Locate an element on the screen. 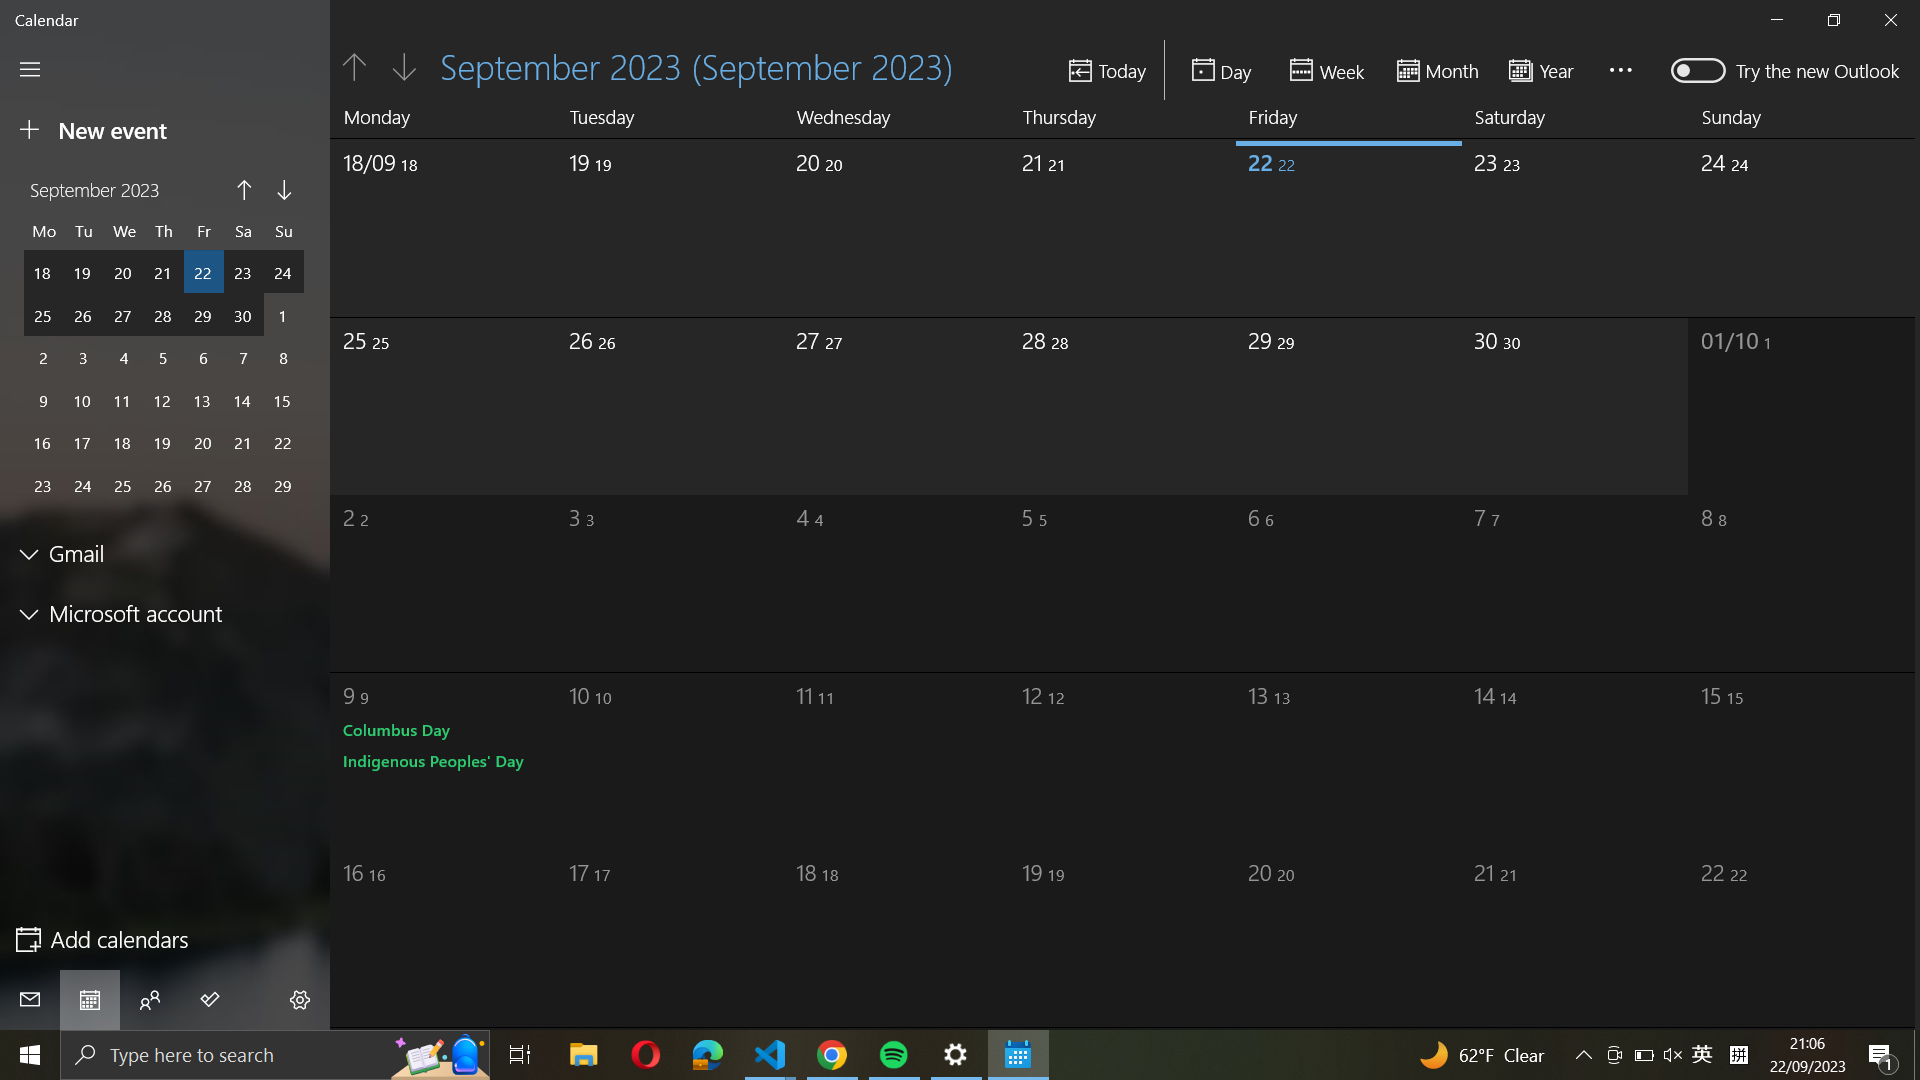 This screenshot has height=1080, width=1920. the date 10/13 is located at coordinates (1320, 753).